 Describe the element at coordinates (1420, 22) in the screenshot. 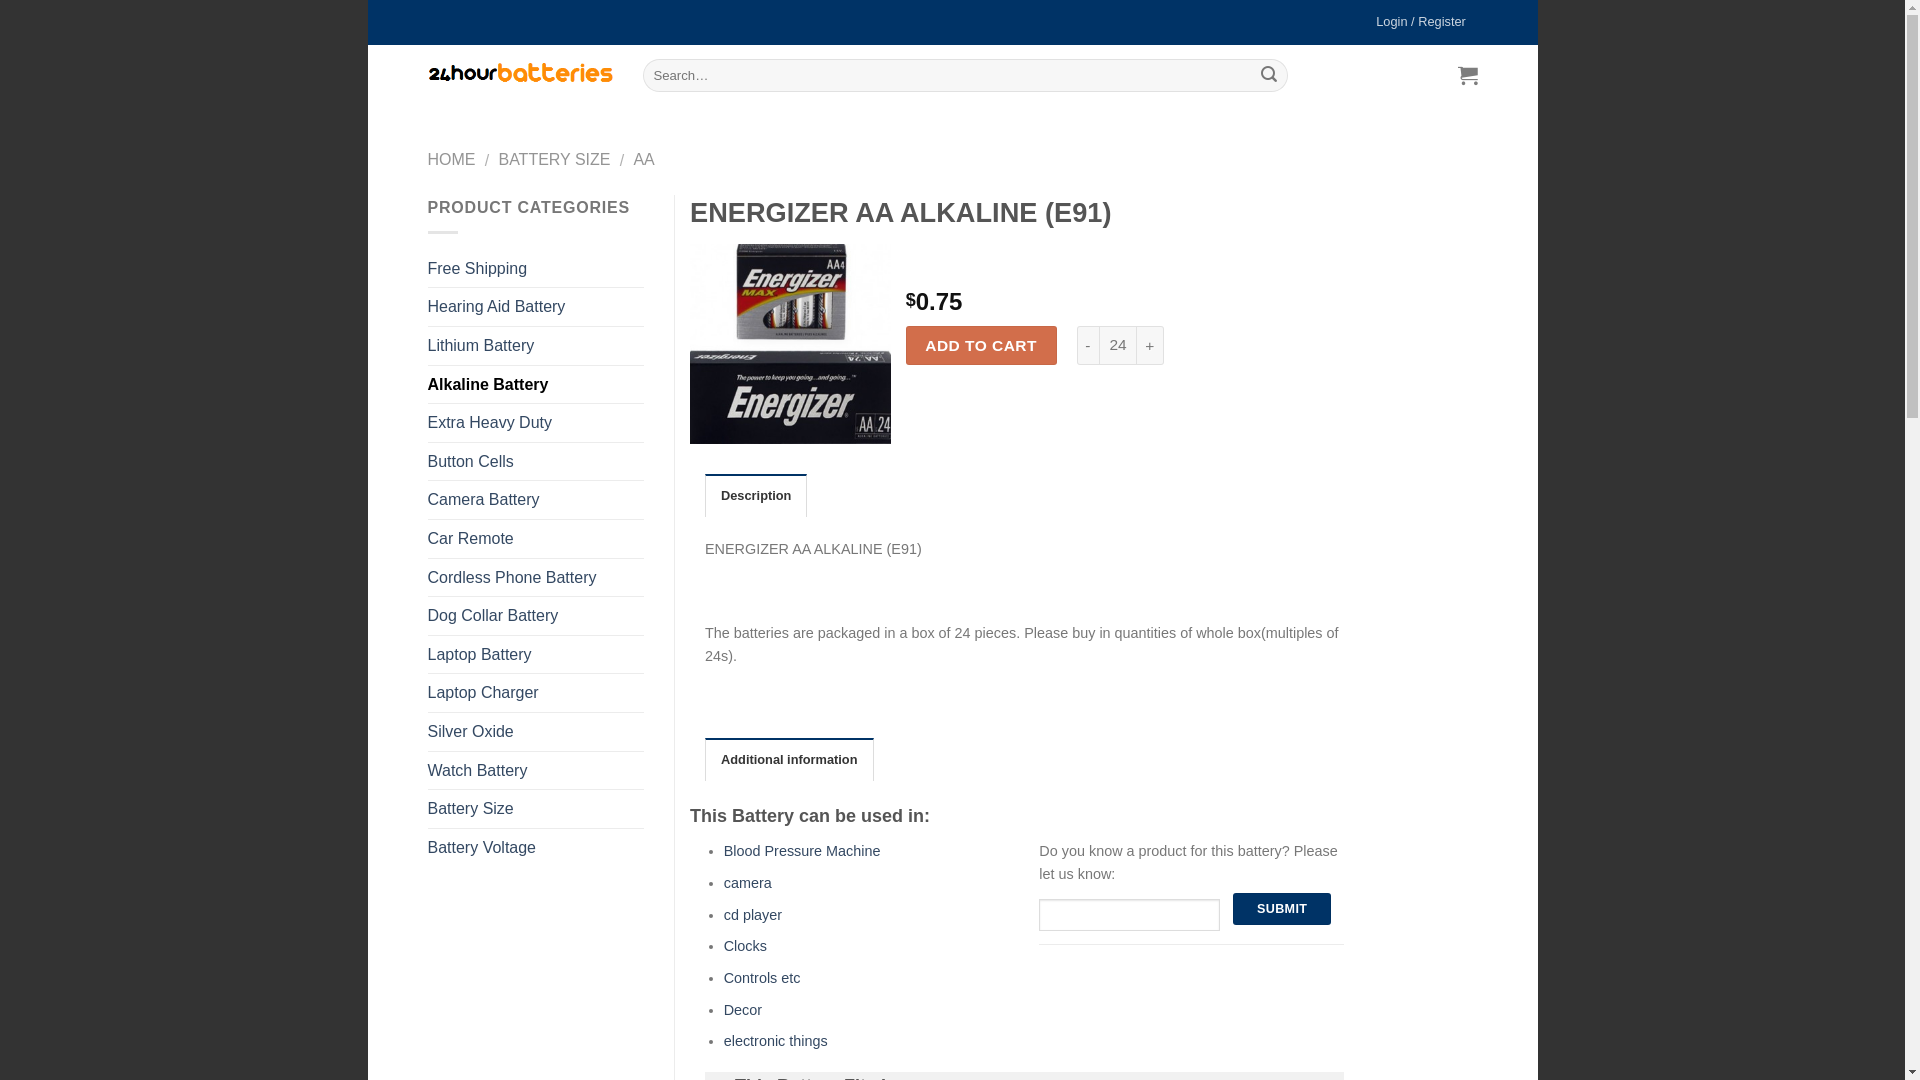

I see `'Login / Register'` at that location.